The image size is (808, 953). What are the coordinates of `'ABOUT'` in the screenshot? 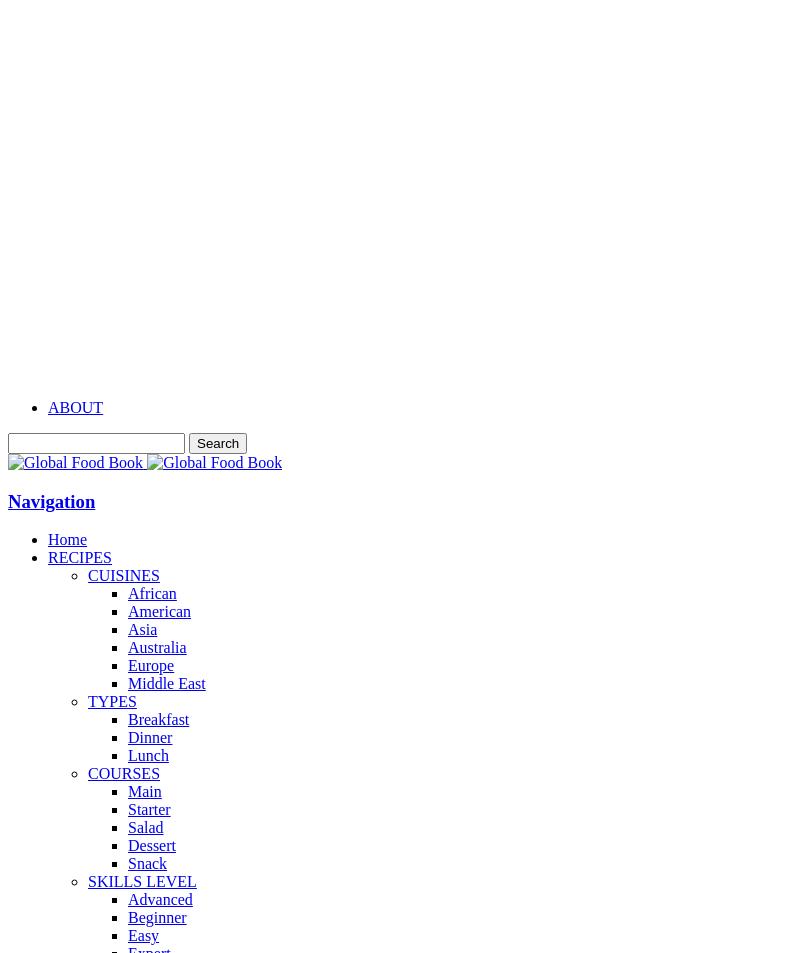 It's located at (75, 406).